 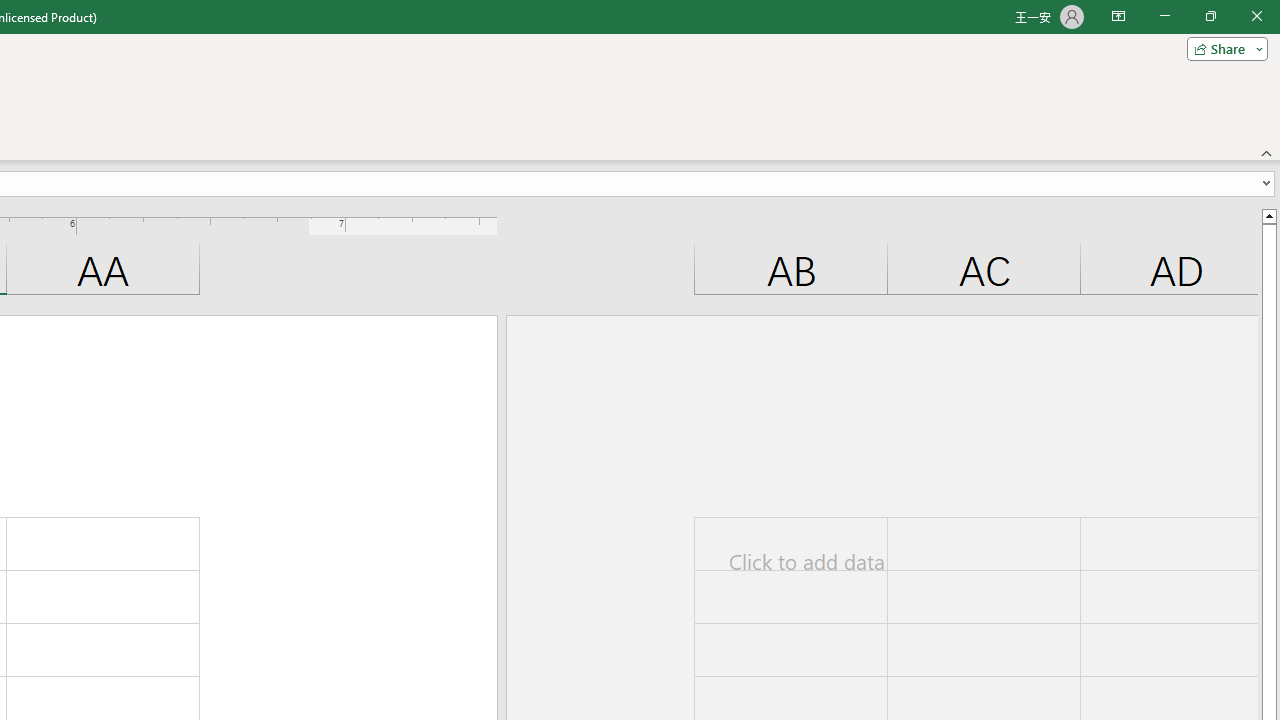 I want to click on 'Collapse the Ribbon', so click(x=1266, y=152).